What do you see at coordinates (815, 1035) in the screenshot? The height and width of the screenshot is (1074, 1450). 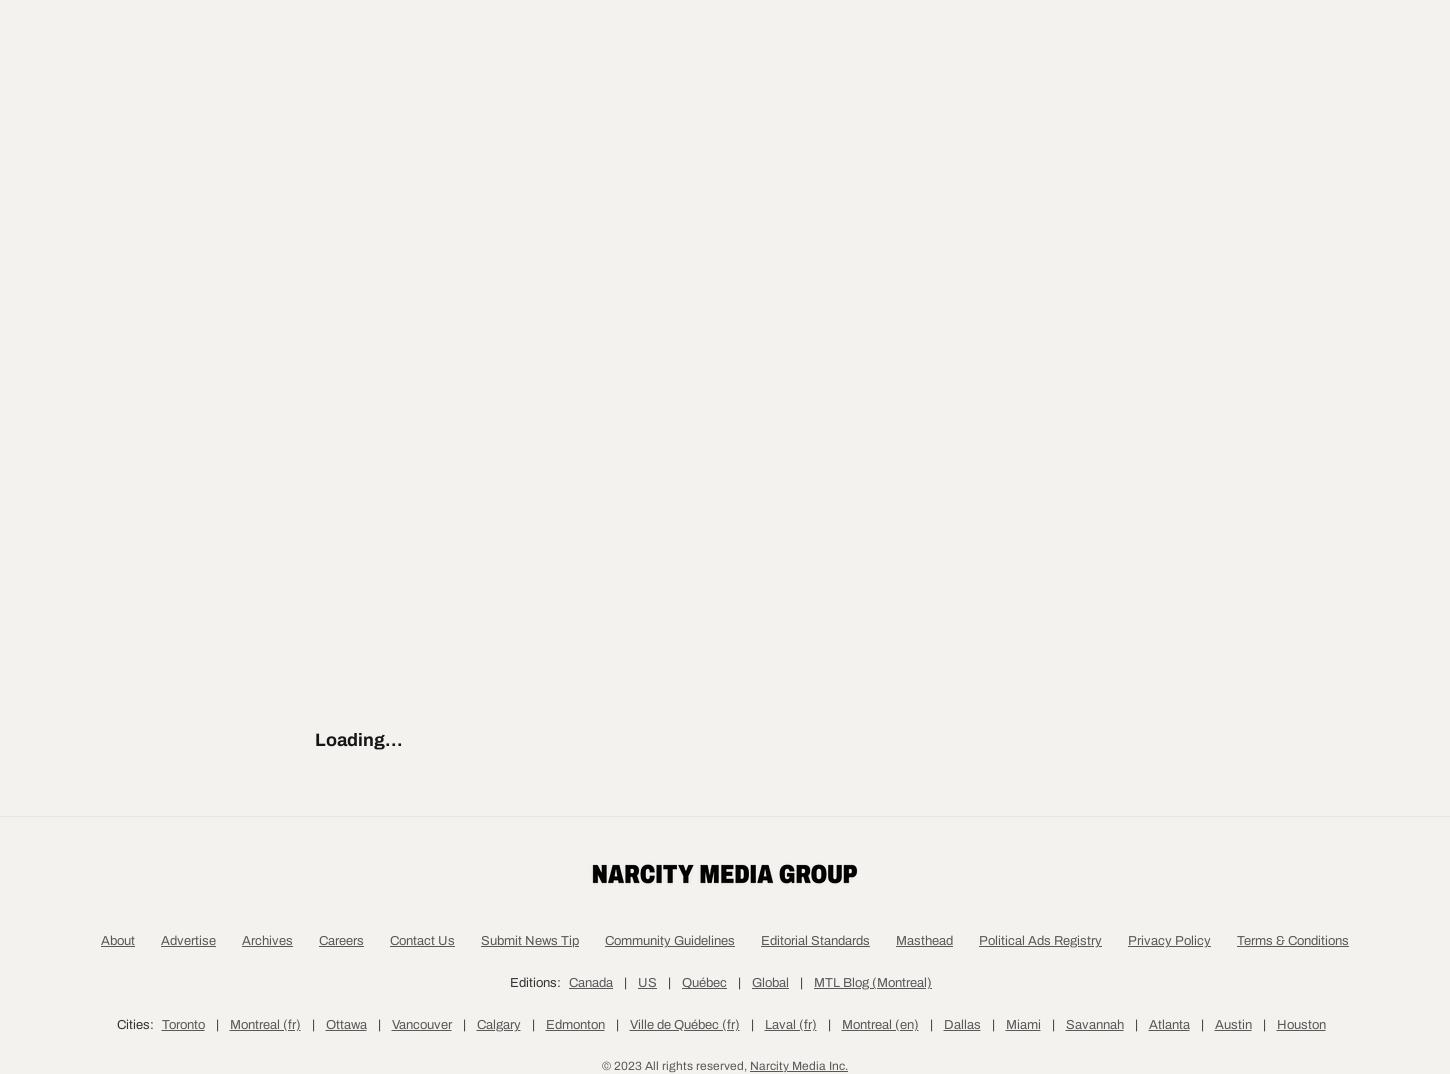 I see `'Editorial Standards'` at bounding box center [815, 1035].